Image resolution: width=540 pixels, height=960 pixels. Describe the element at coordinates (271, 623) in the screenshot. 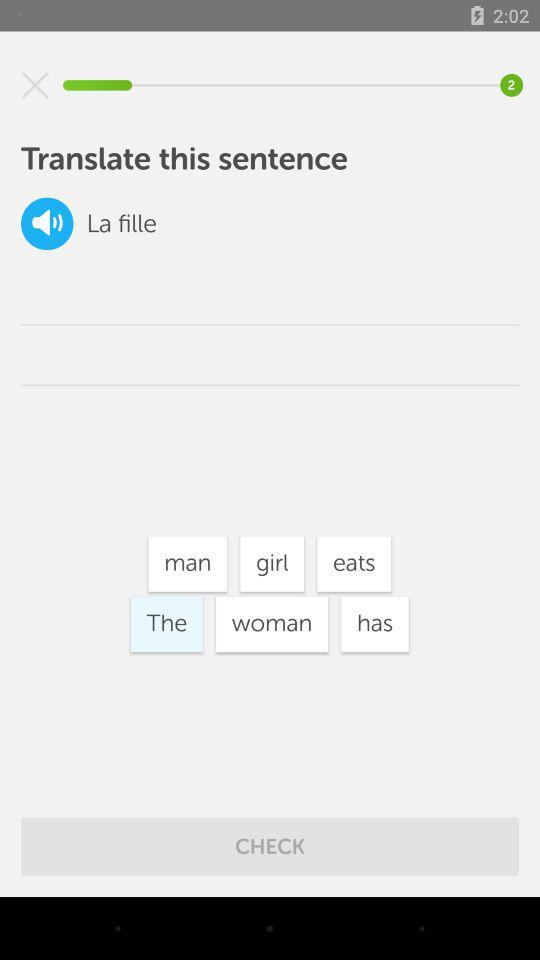

I see `icon below man icon` at that location.